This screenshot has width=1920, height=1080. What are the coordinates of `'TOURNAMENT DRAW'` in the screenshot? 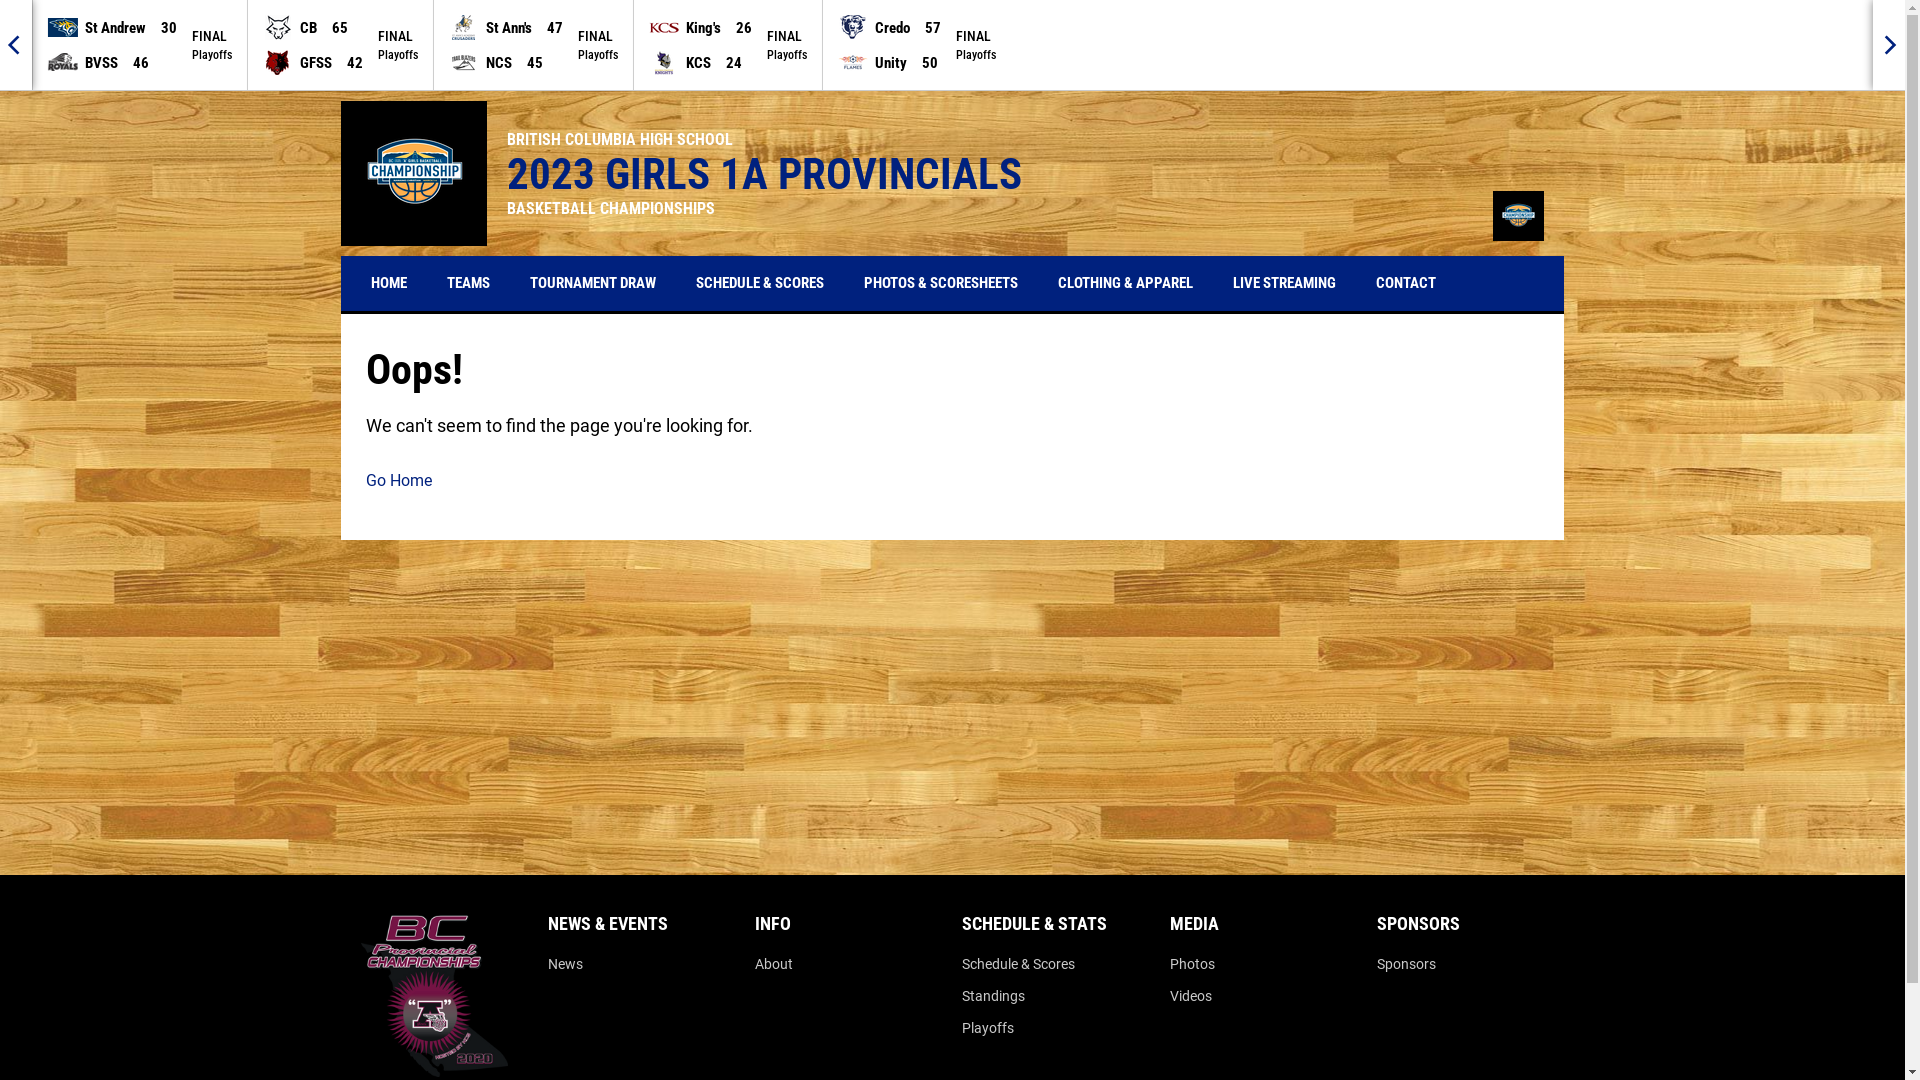 It's located at (592, 283).